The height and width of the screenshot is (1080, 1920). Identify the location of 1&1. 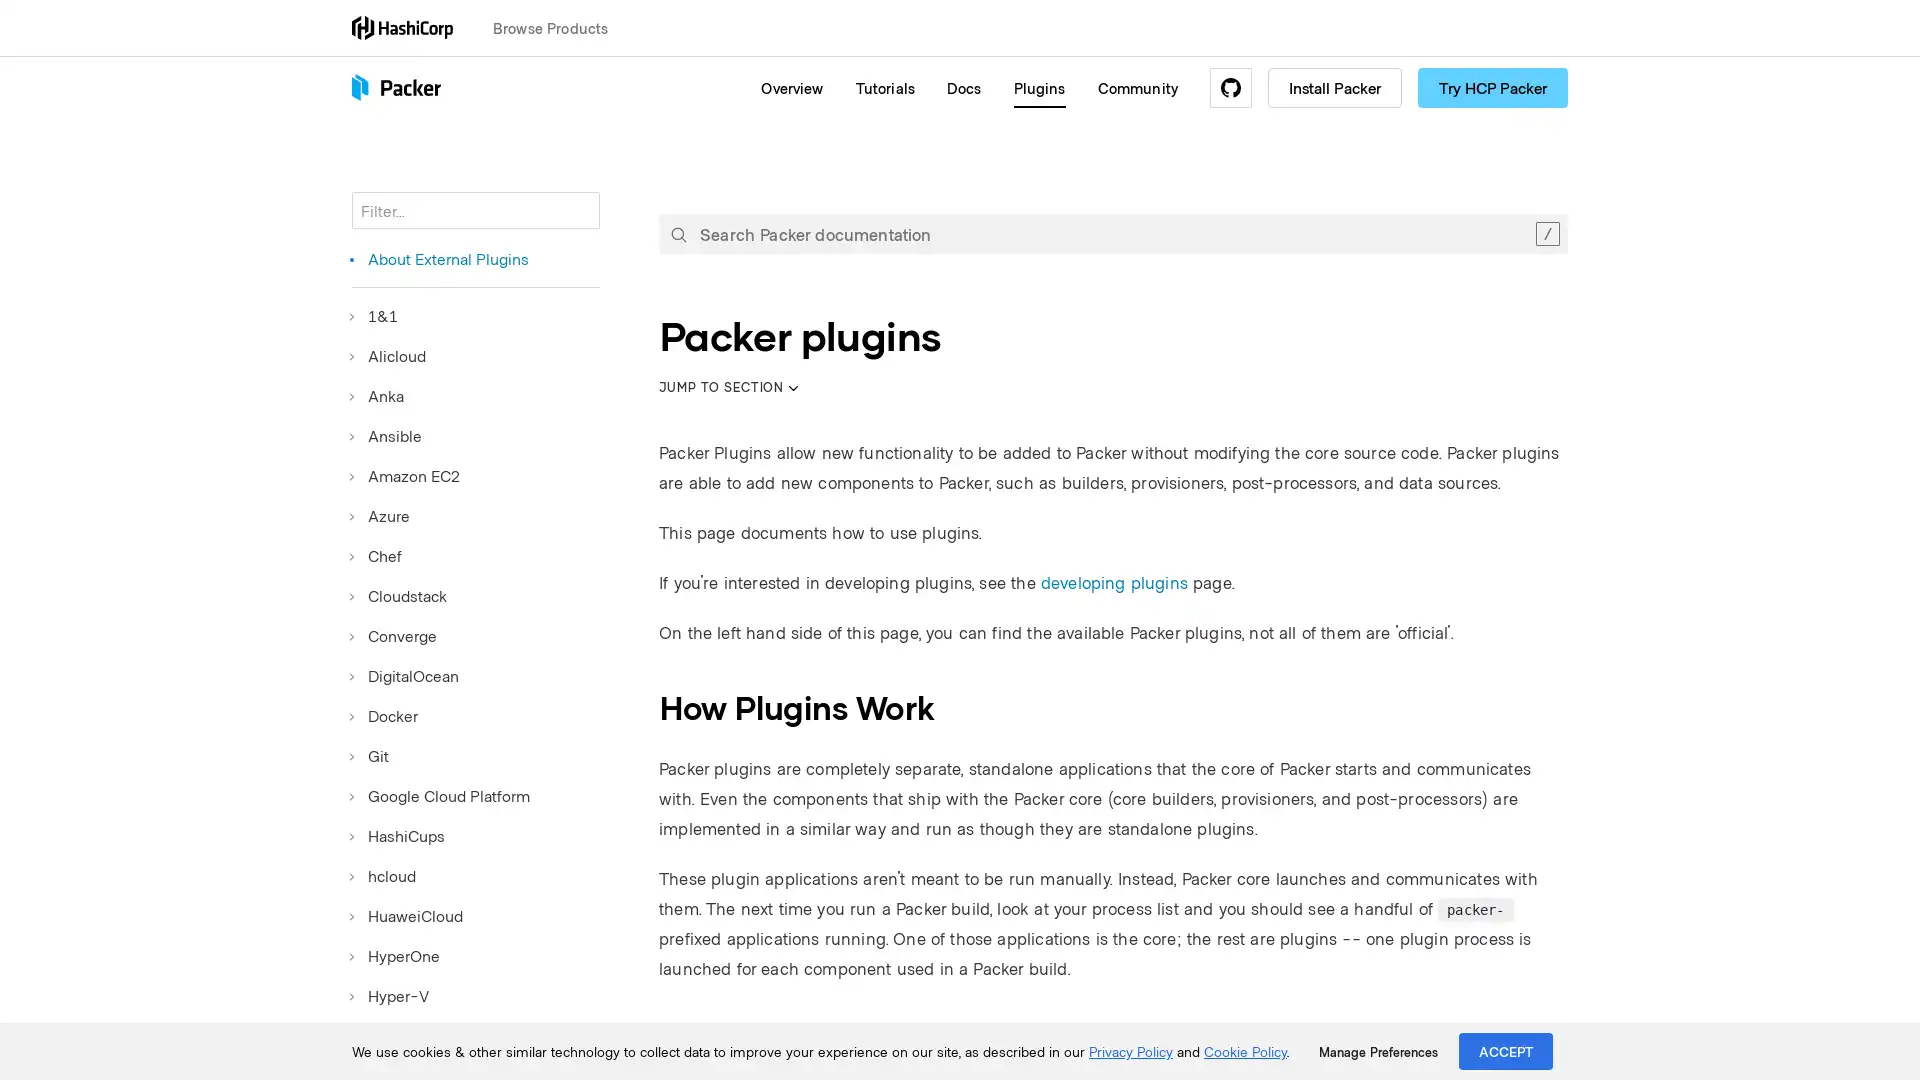
(374, 315).